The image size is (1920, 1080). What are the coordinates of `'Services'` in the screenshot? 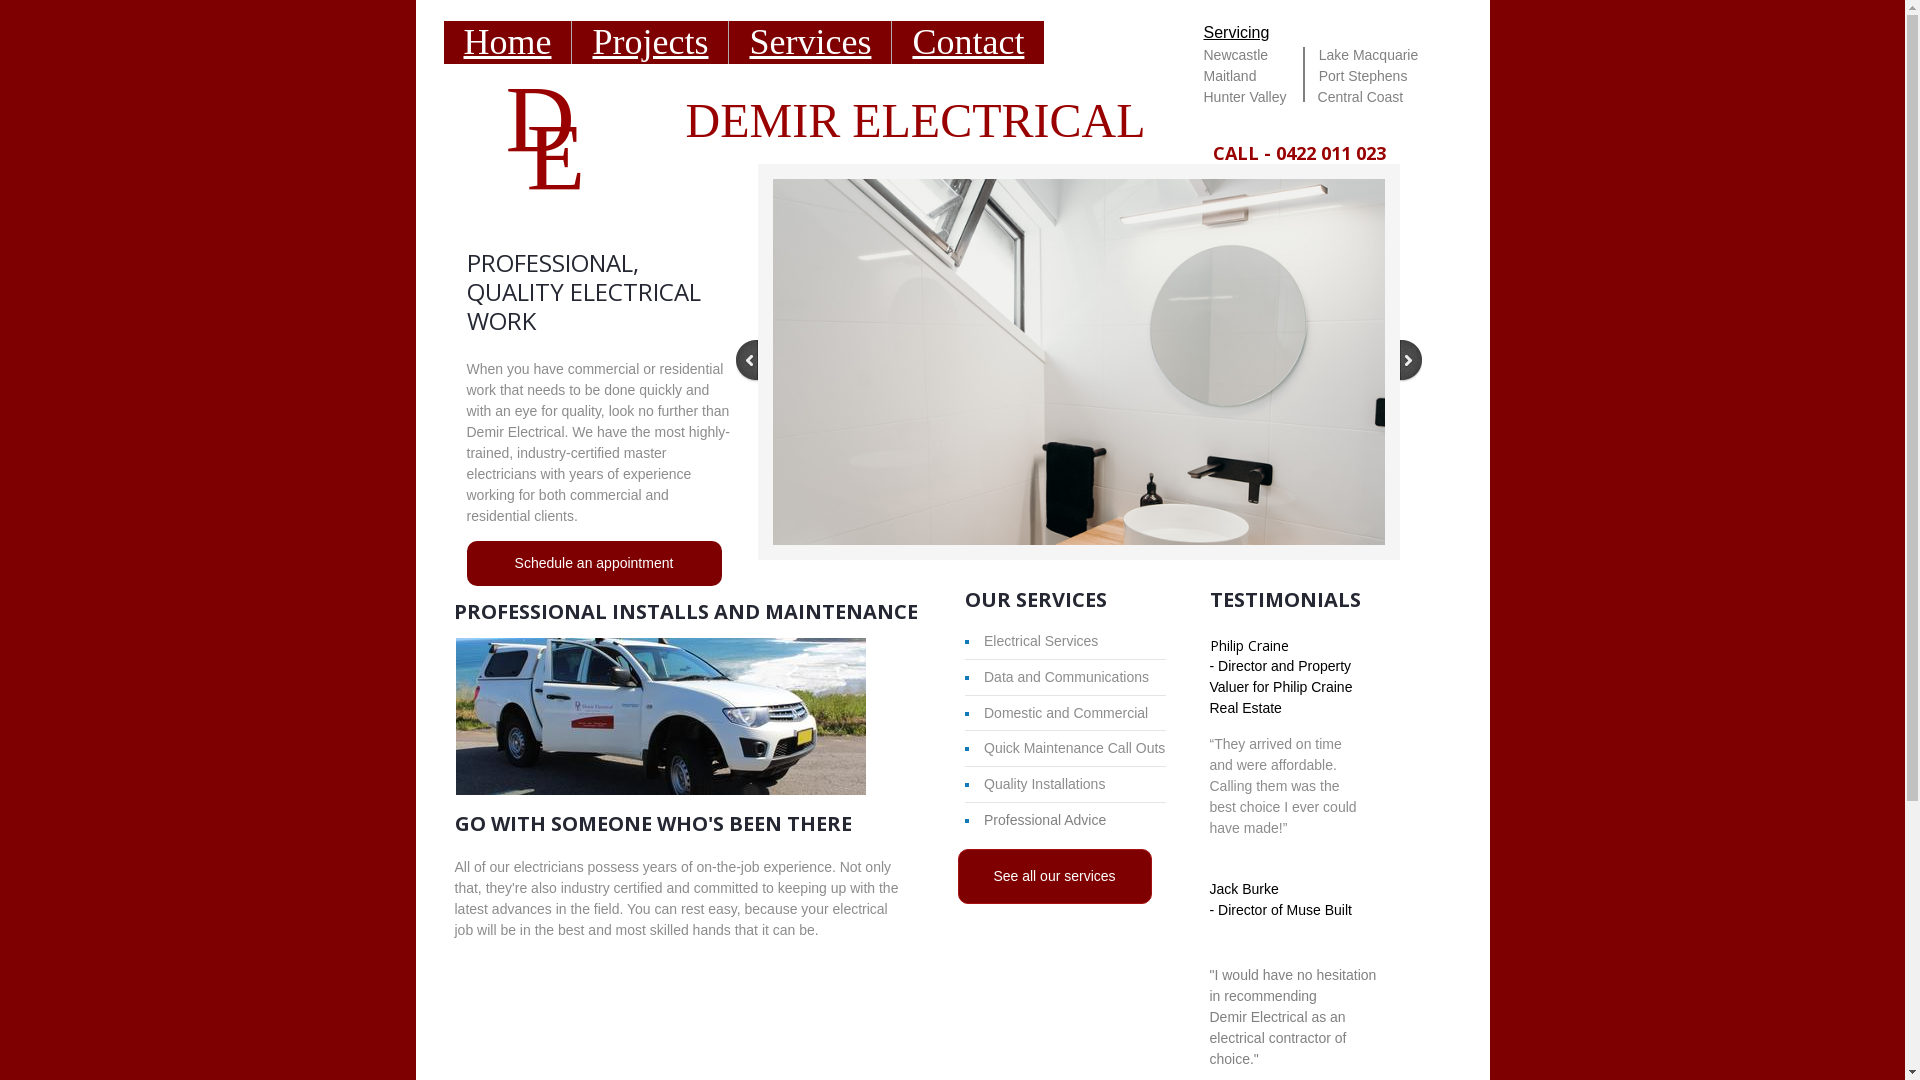 It's located at (810, 42).